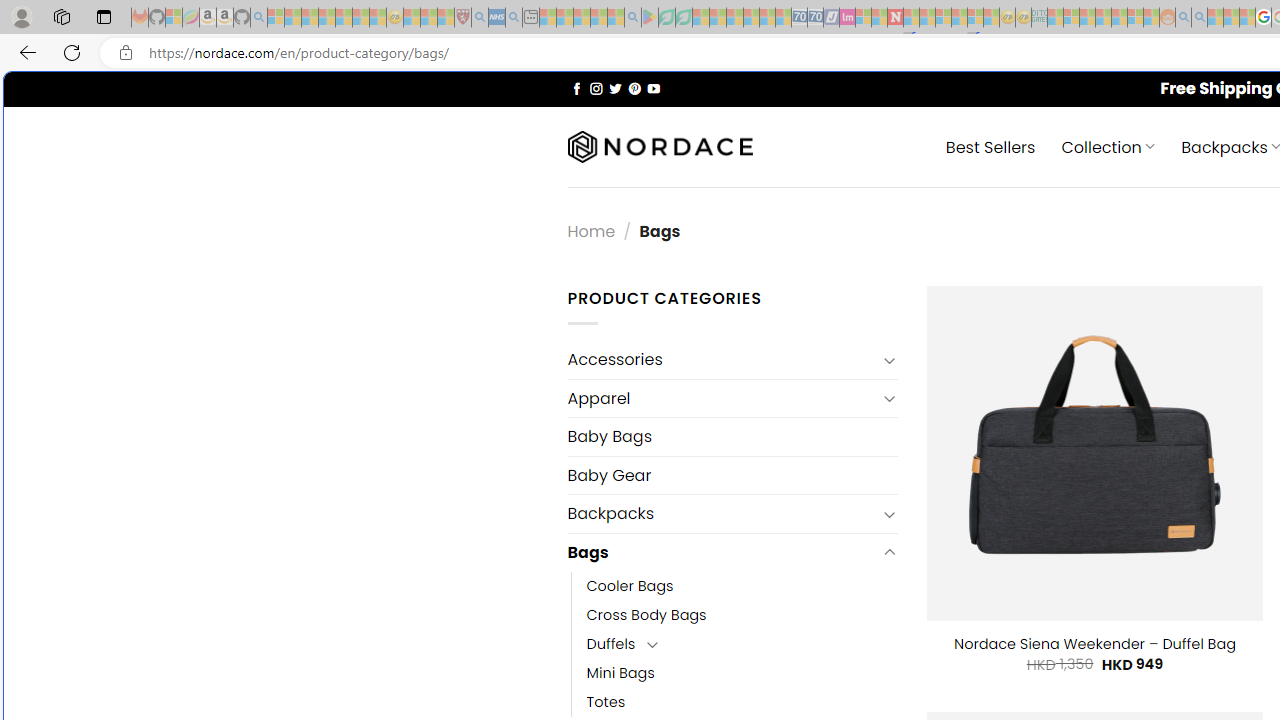  Describe the element at coordinates (720, 552) in the screenshot. I see `'Bags'` at that location.